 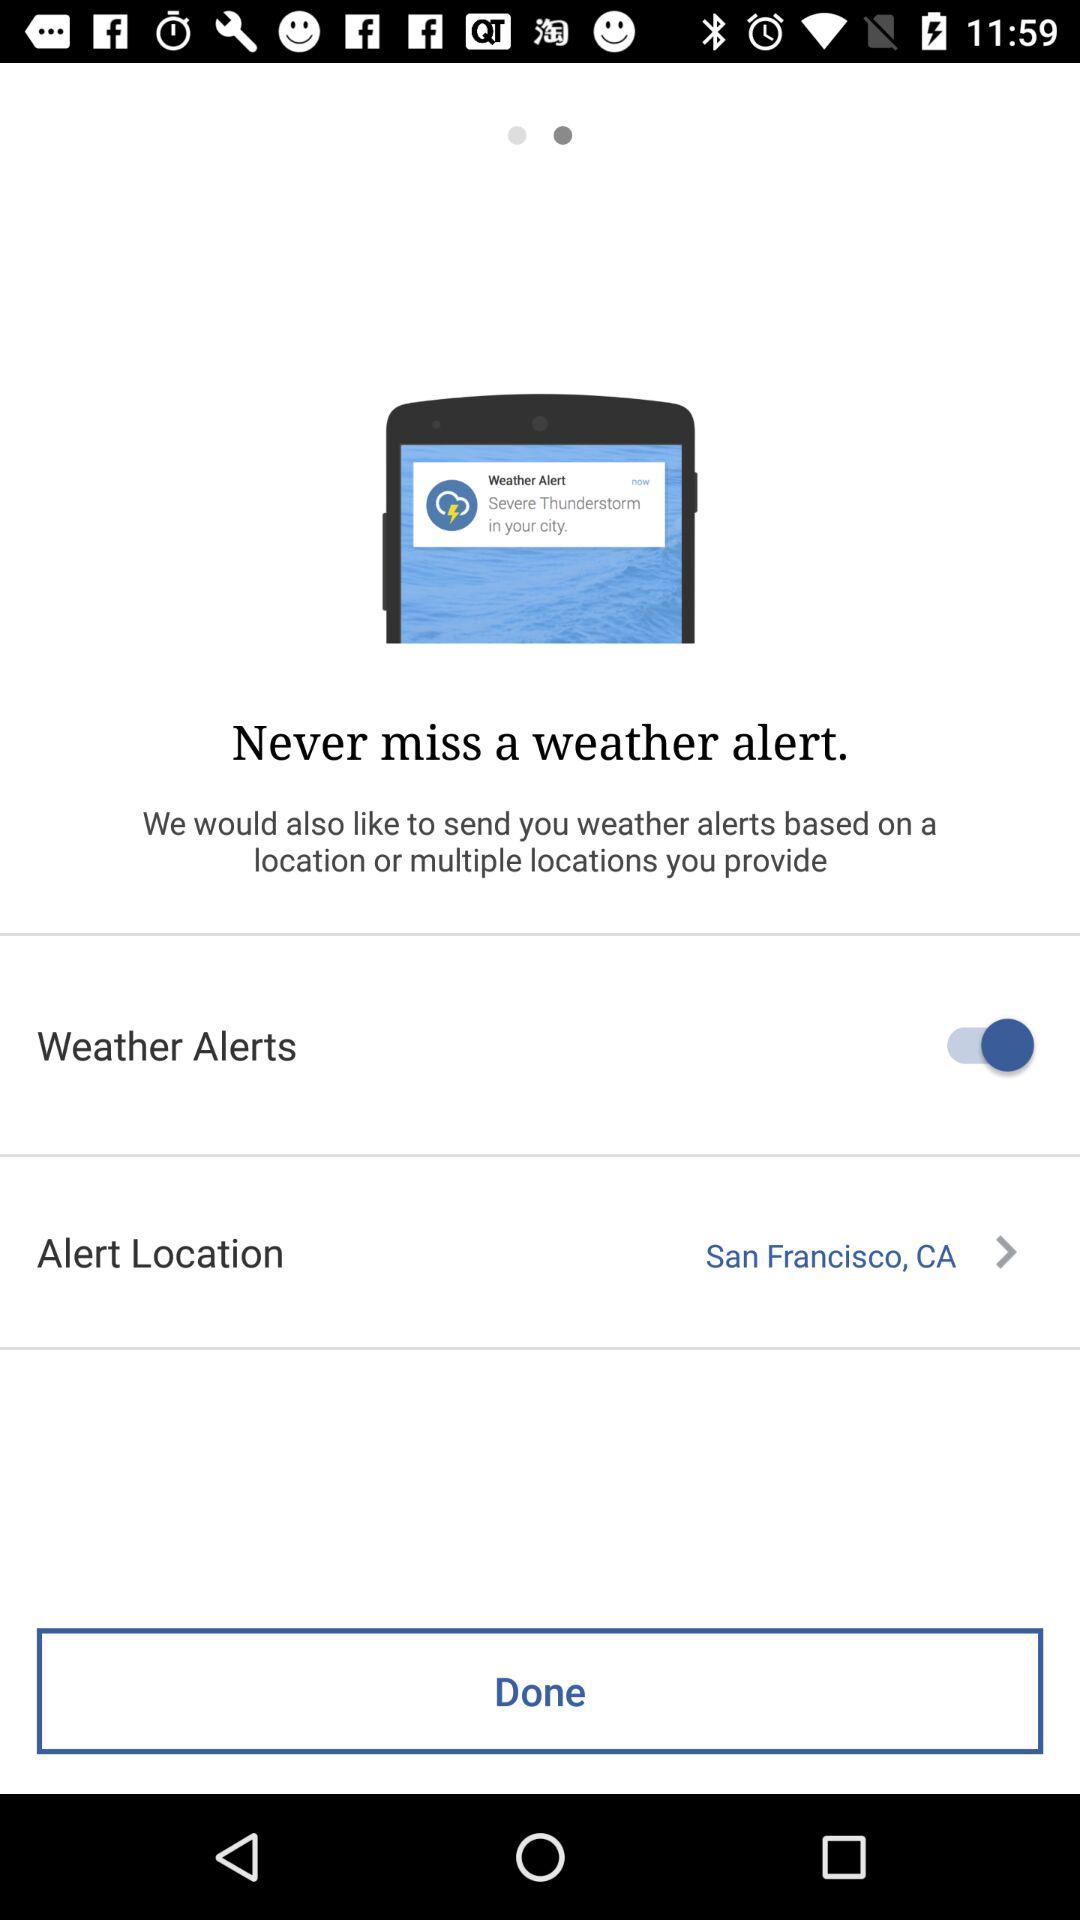 What do you see at coordinates (860, 1254) in the screenshot?
I see `icon next to the alert location` at bounding box center [860, 1254].